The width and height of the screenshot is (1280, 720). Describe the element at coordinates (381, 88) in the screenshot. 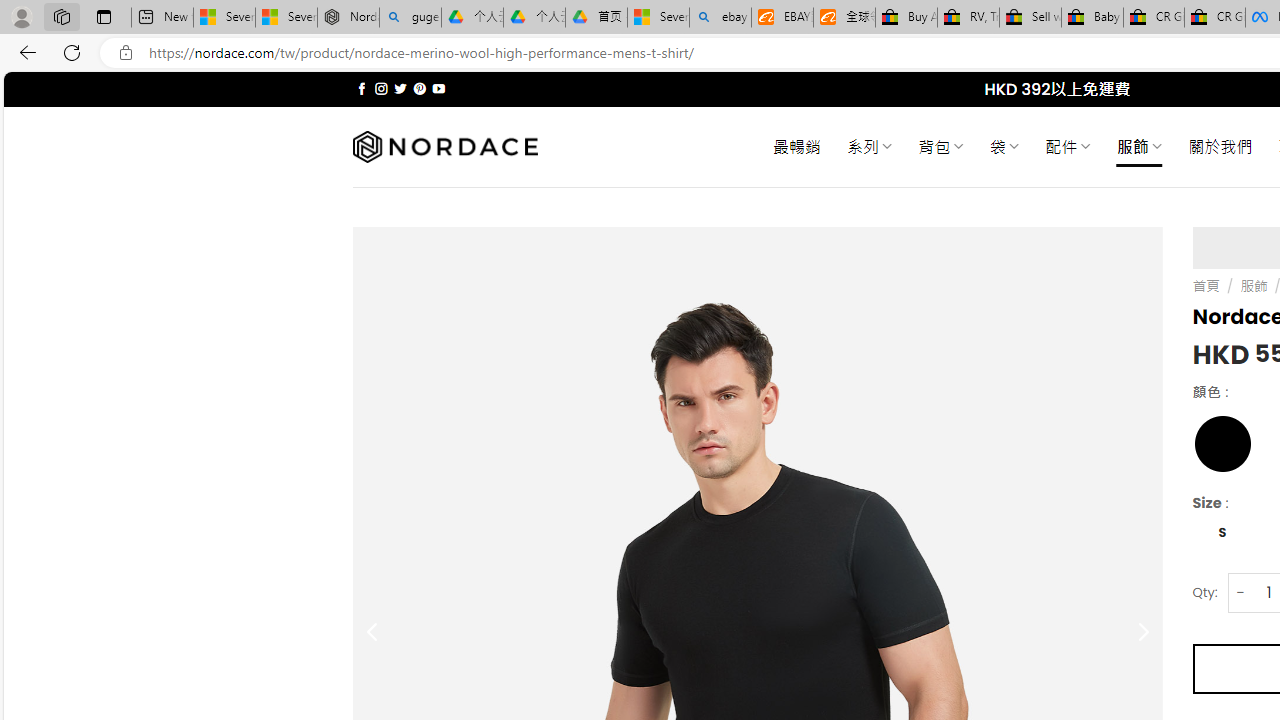

I see `'Follow on Instagram'` at that location.